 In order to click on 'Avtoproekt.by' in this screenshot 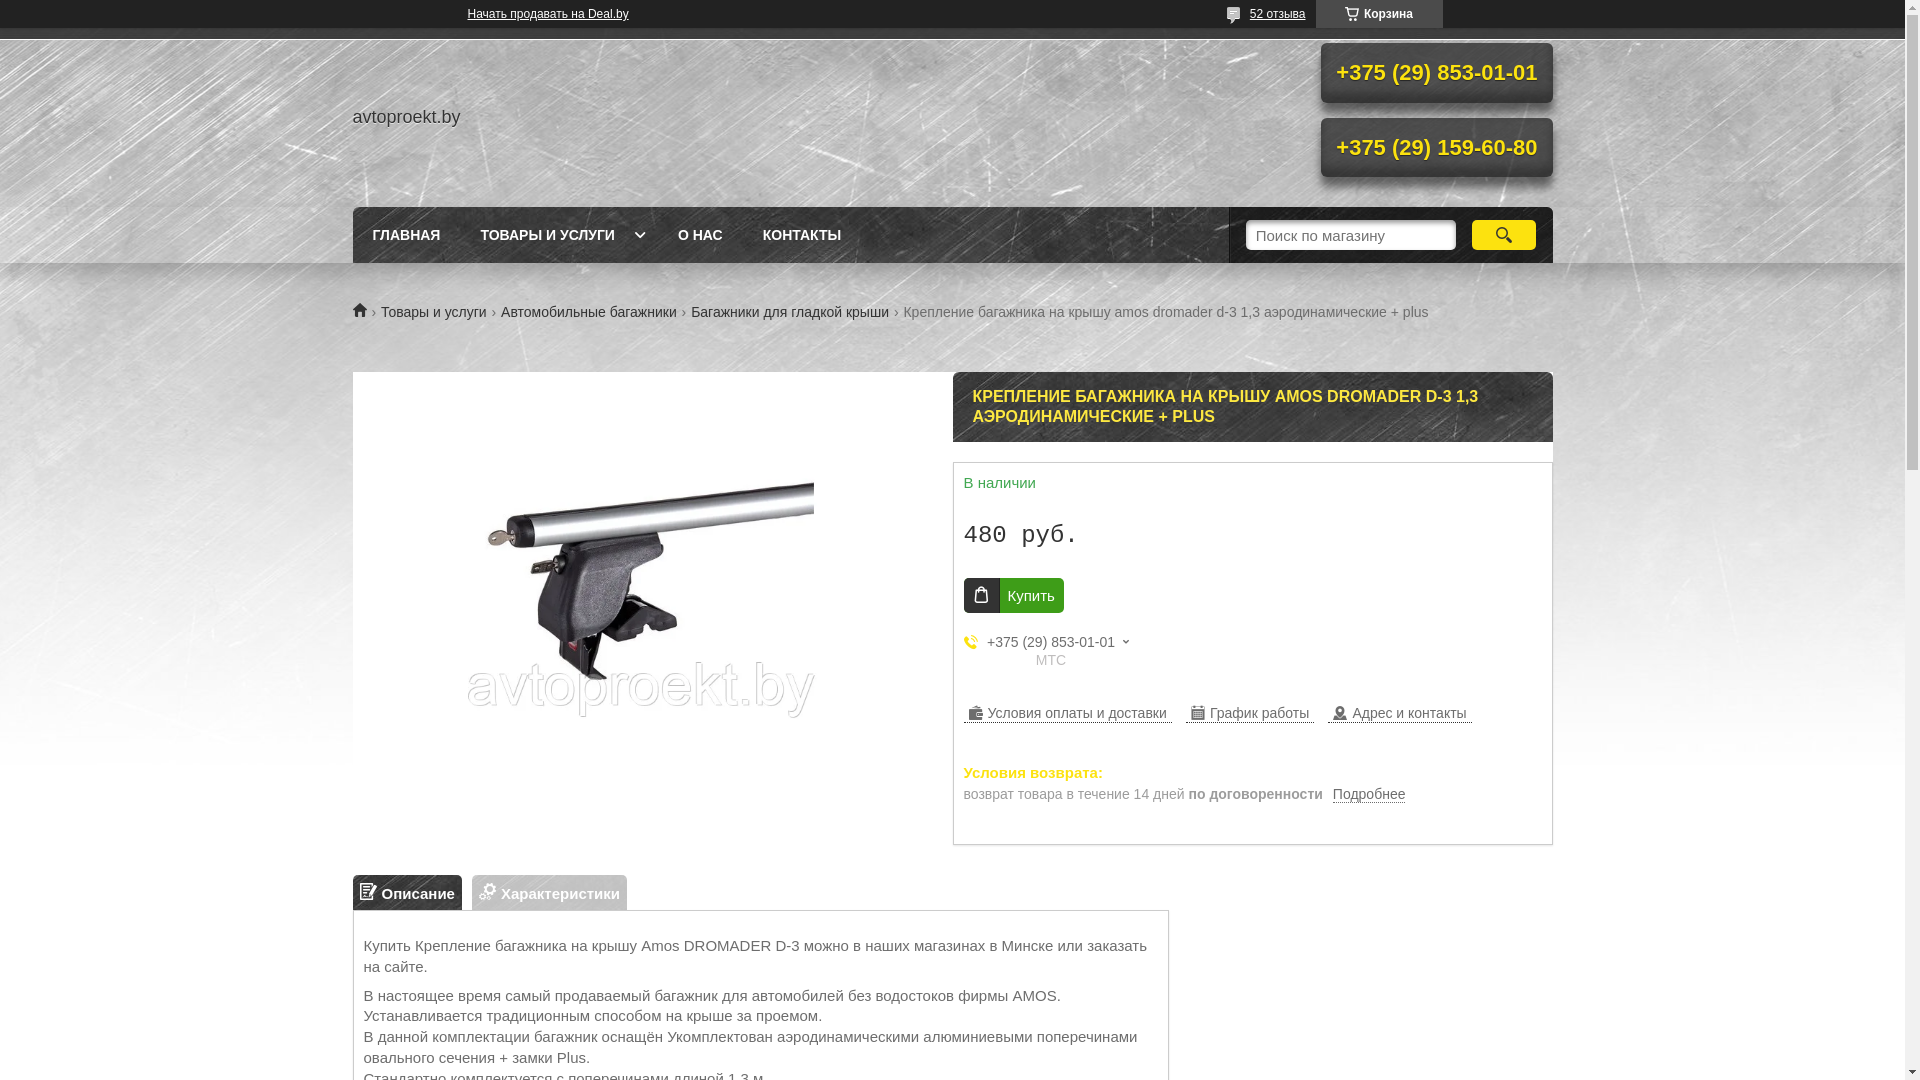, I will do `click(365, 309)`.